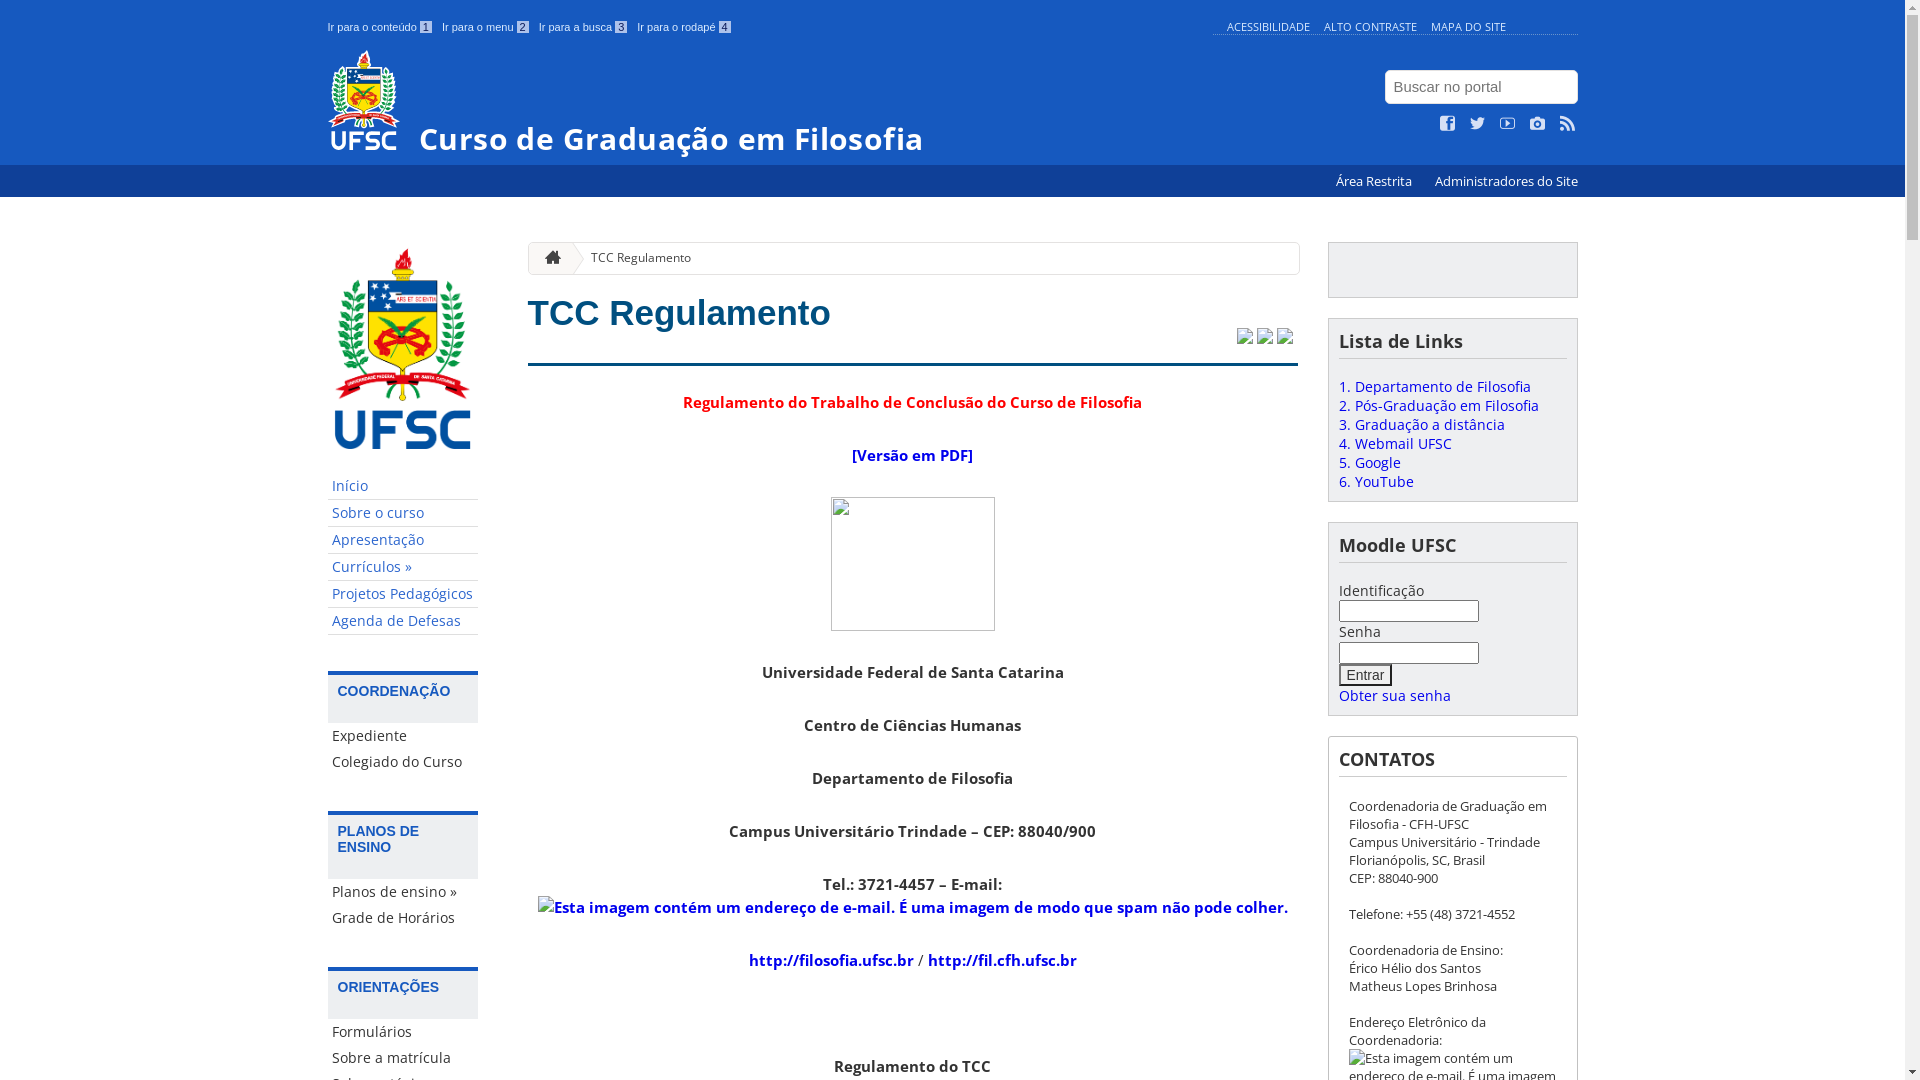 The height and width of the screenshot is (1080, 1920). What do you see at coordinates (1363, 675) in the screenshot?
I see `'Entrar'` at bounding box center [1363, 675].